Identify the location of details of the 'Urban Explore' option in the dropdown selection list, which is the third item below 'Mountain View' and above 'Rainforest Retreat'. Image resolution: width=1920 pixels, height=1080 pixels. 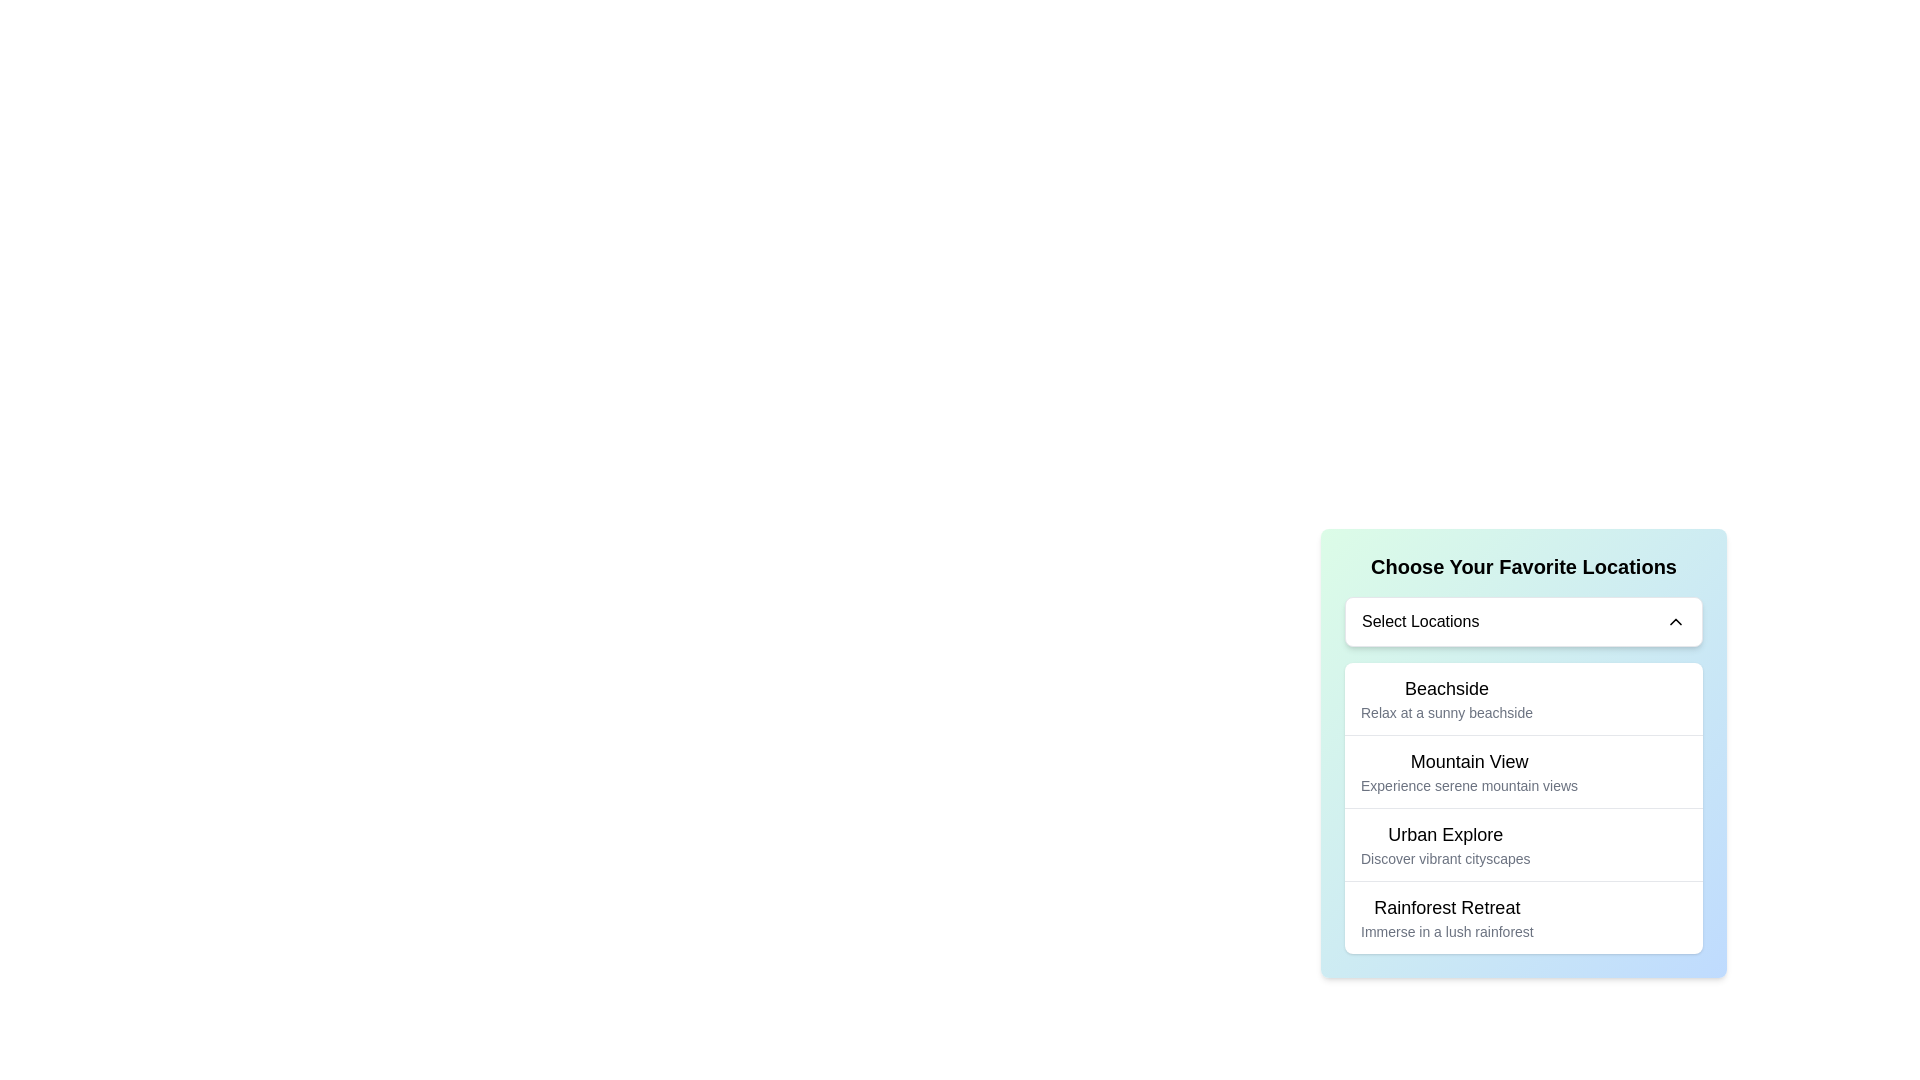
(1445, 844).